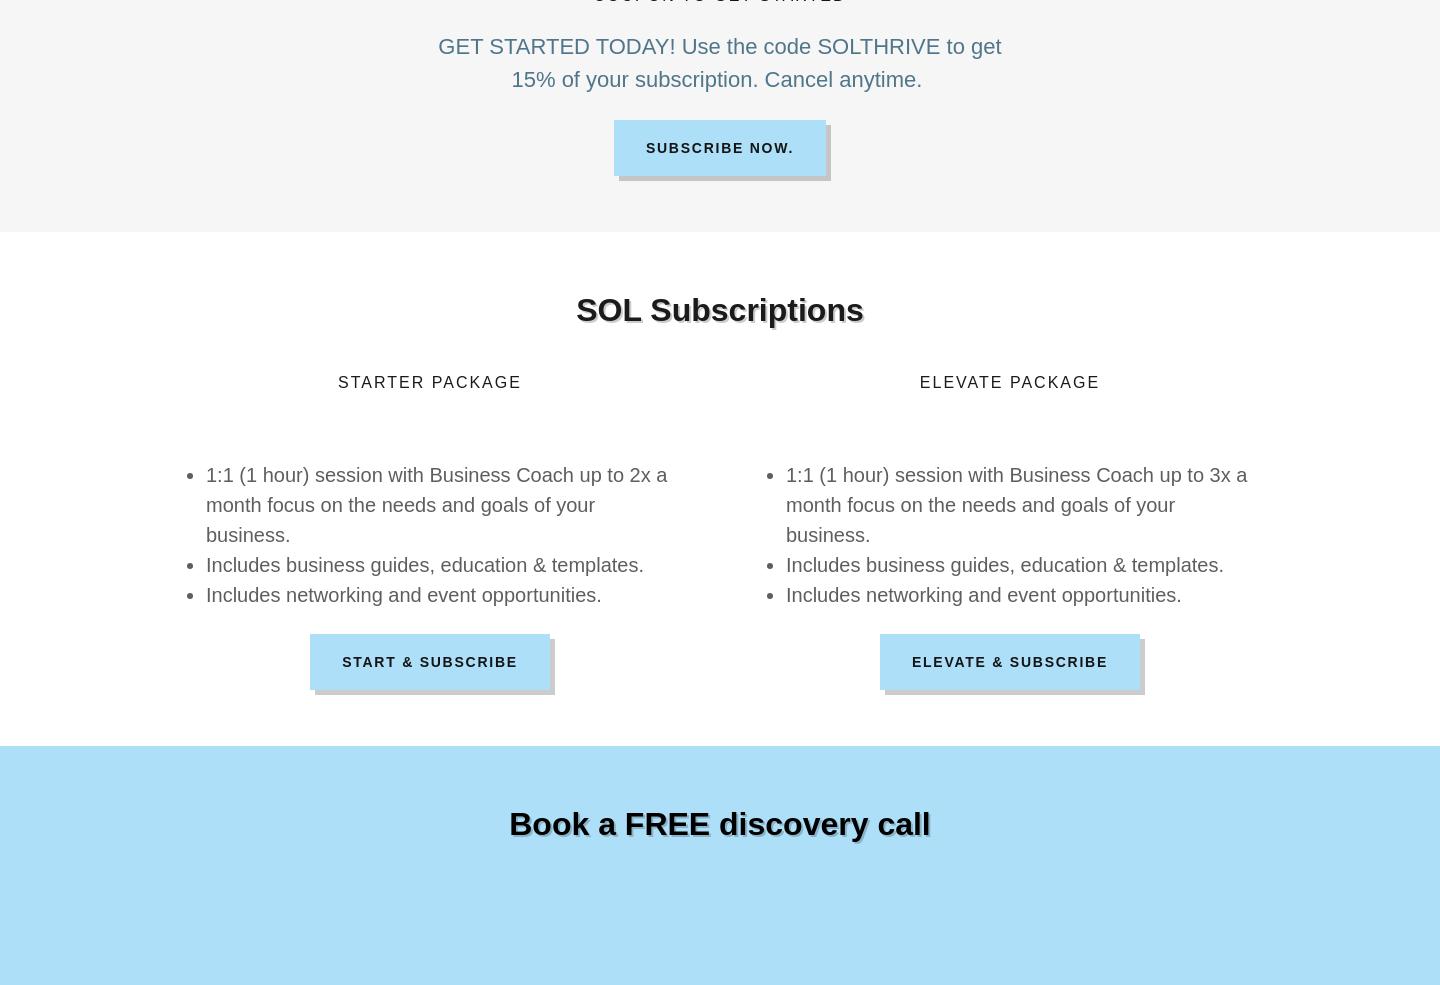 The height and width of the screenshot is (985, 1440). What do you see at coordinates (1008, 660) in the screenshot?
I see `'Elevate & Subscribe'` at bounding box center [1008, 660].